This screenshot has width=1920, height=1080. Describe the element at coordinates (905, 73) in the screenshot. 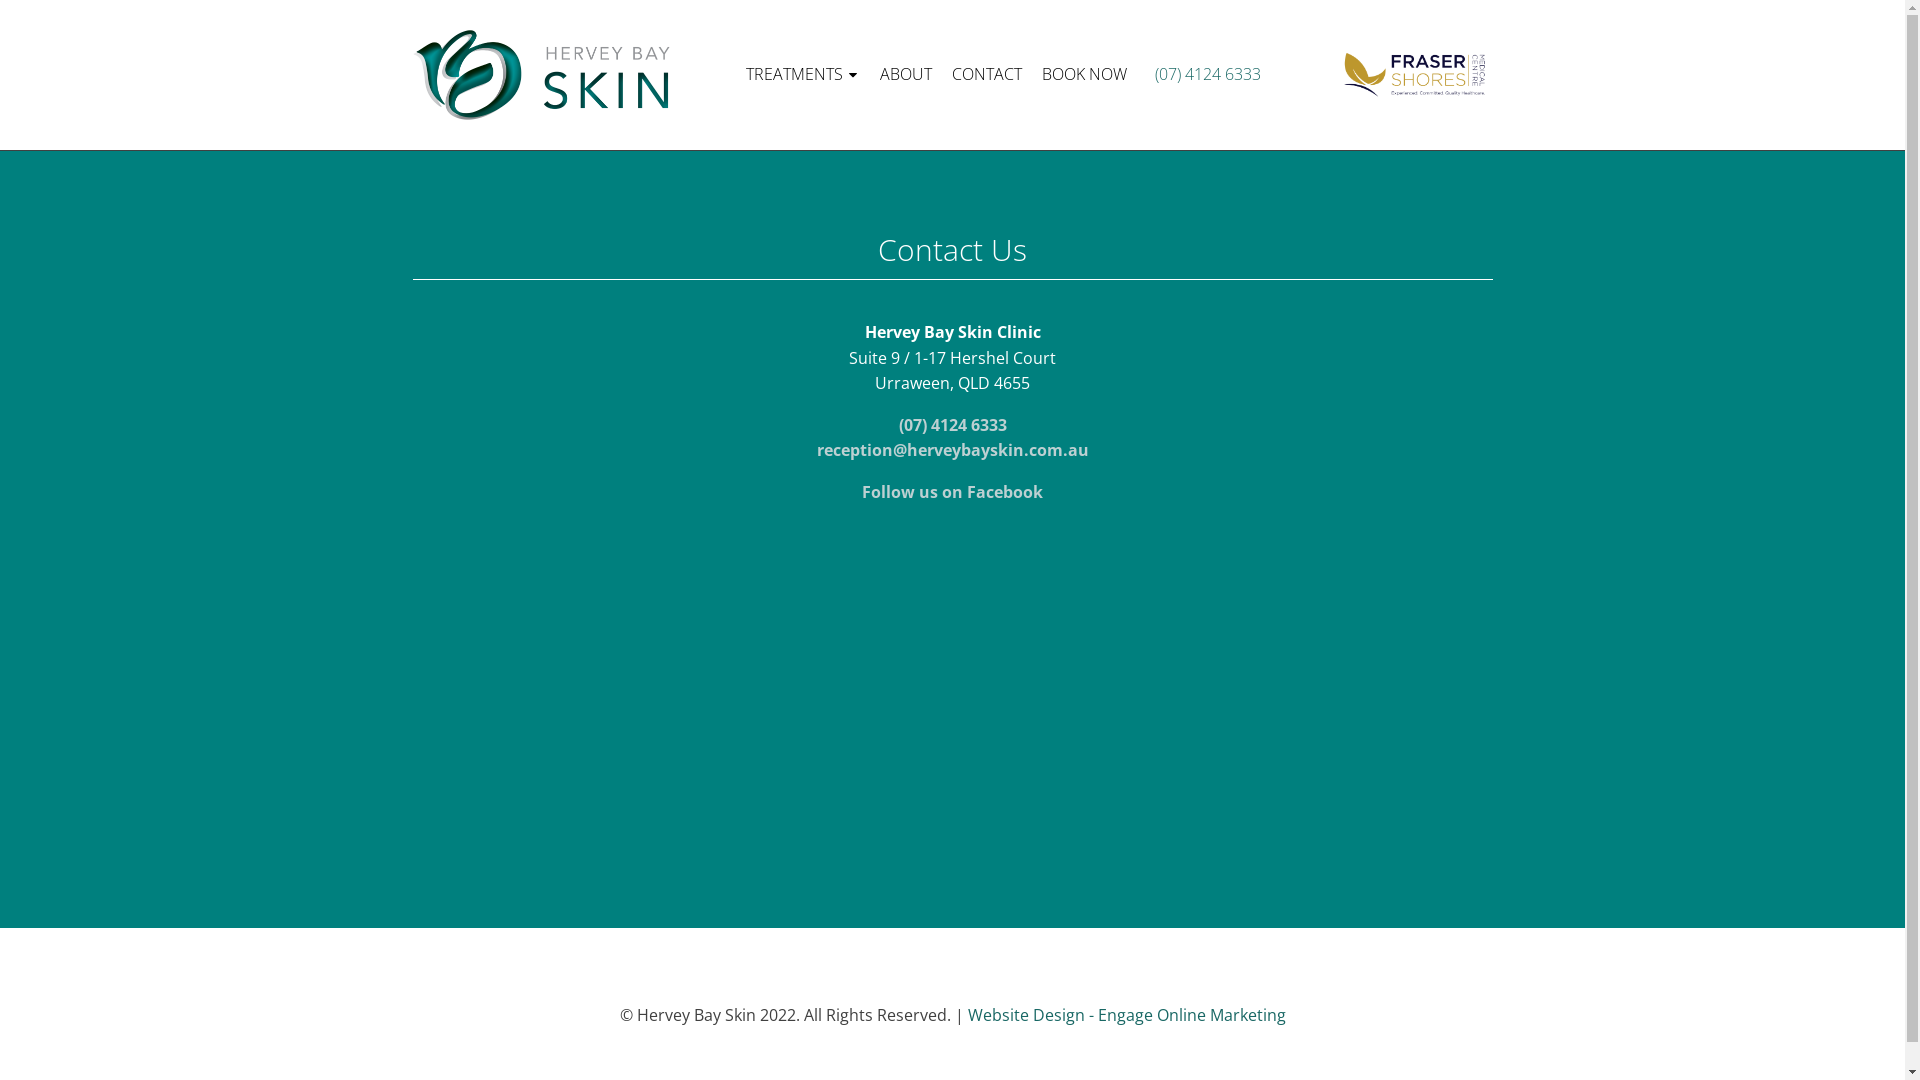

I see `'ABOUT'` at that location.